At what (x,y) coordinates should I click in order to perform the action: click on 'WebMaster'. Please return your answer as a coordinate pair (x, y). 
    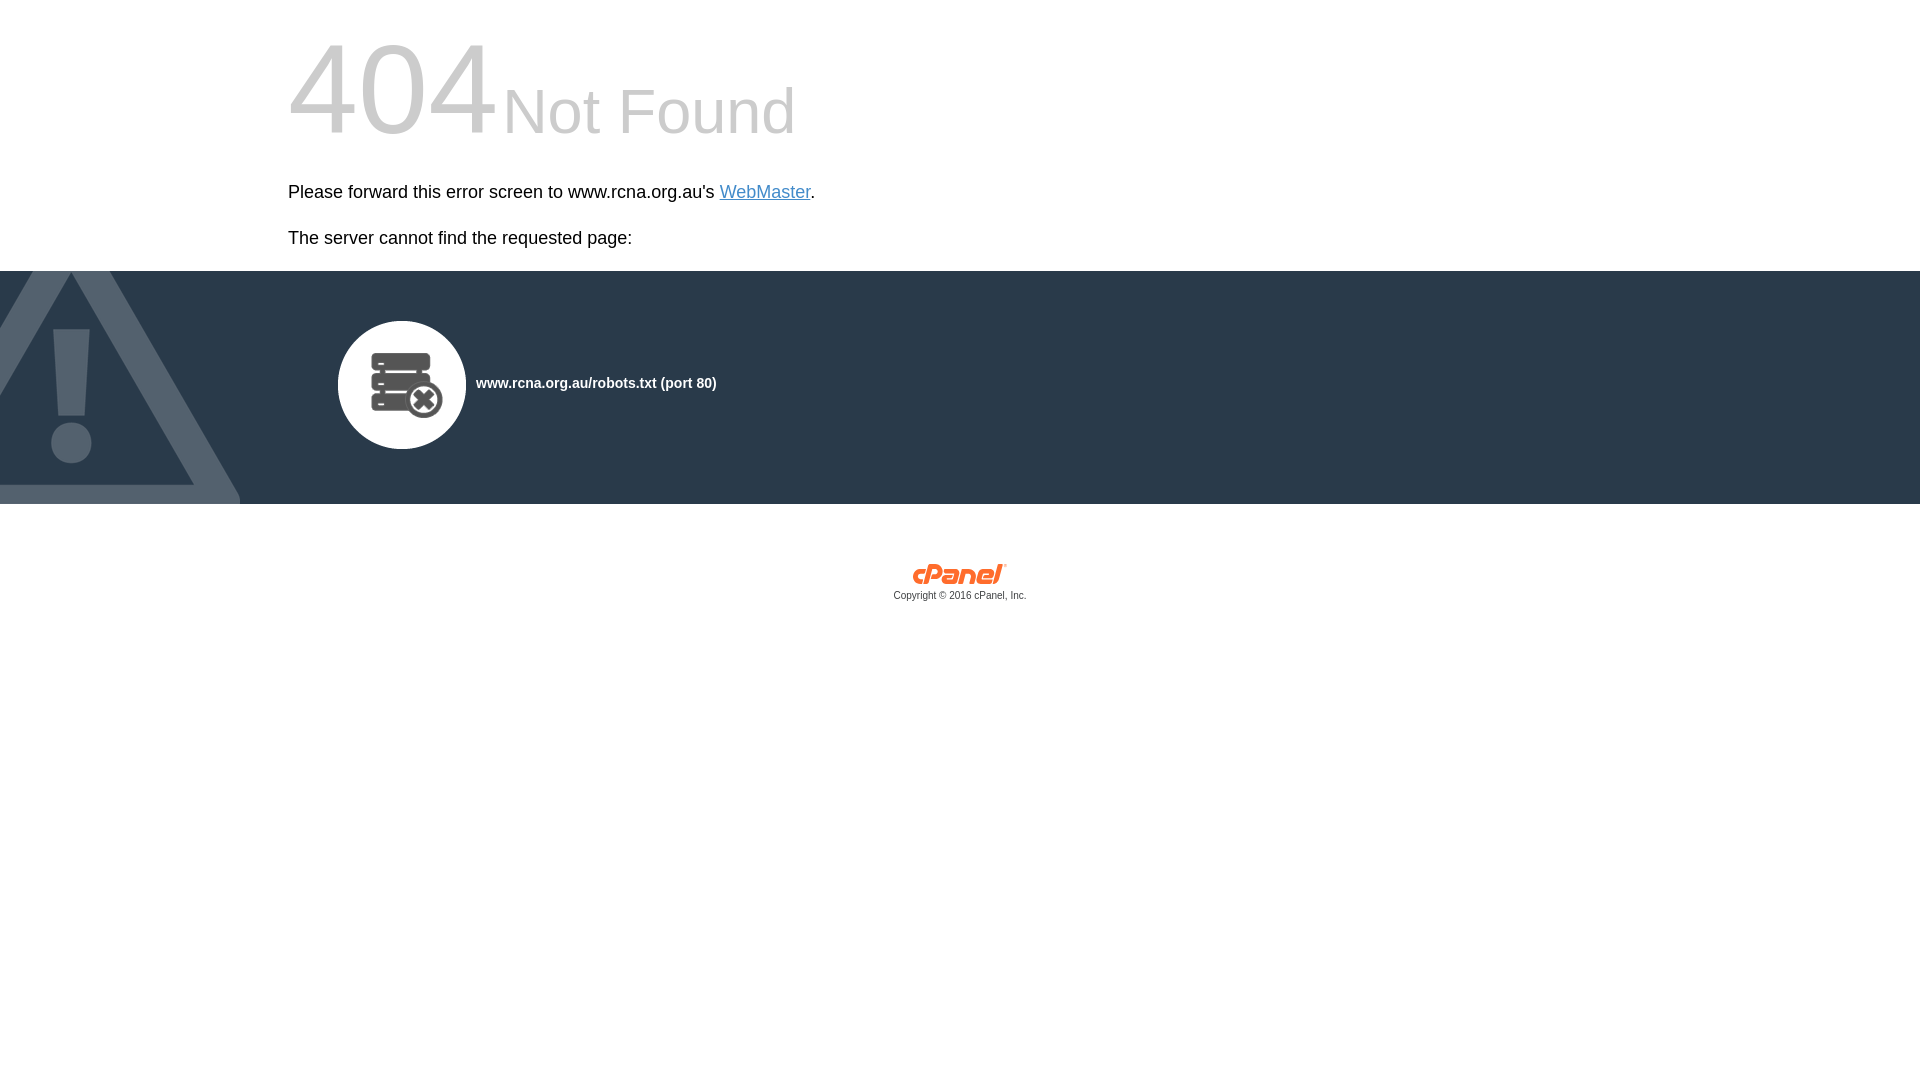
    Looking at the image, I should click on (764, 192).